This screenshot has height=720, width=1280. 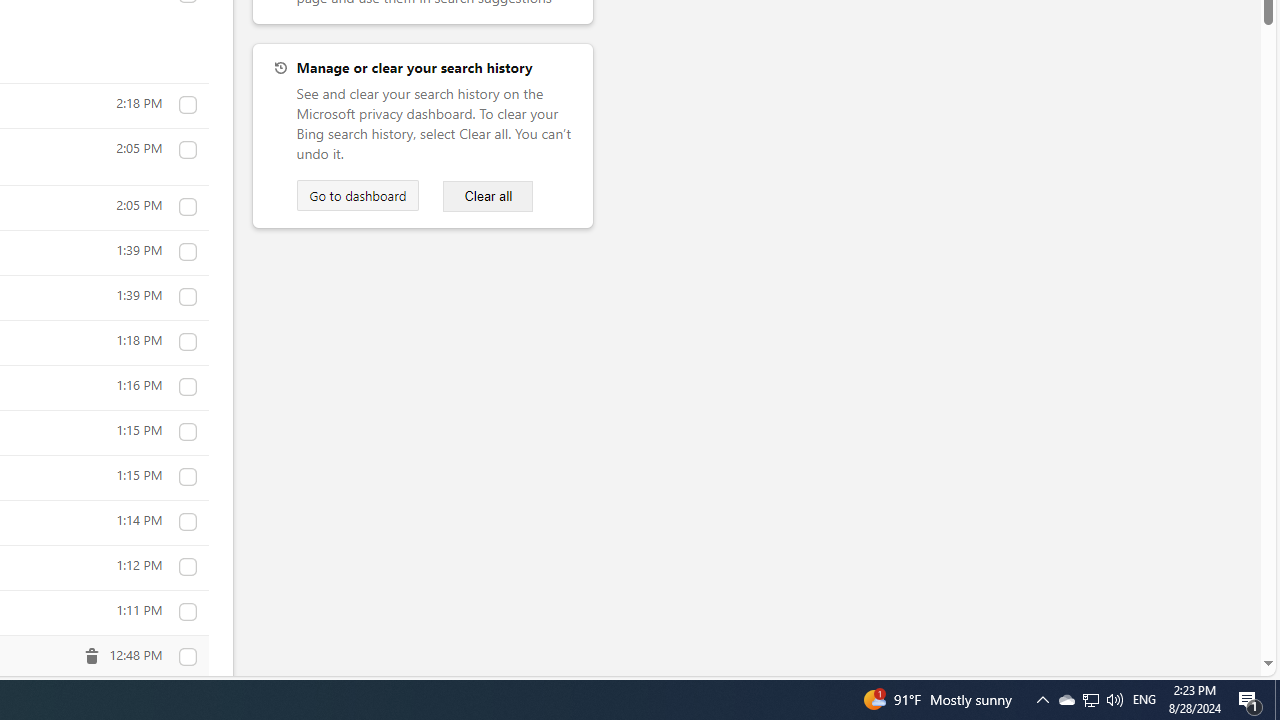 I want to click on 'amazon echo dot accessories', so click(x=187, y=387).